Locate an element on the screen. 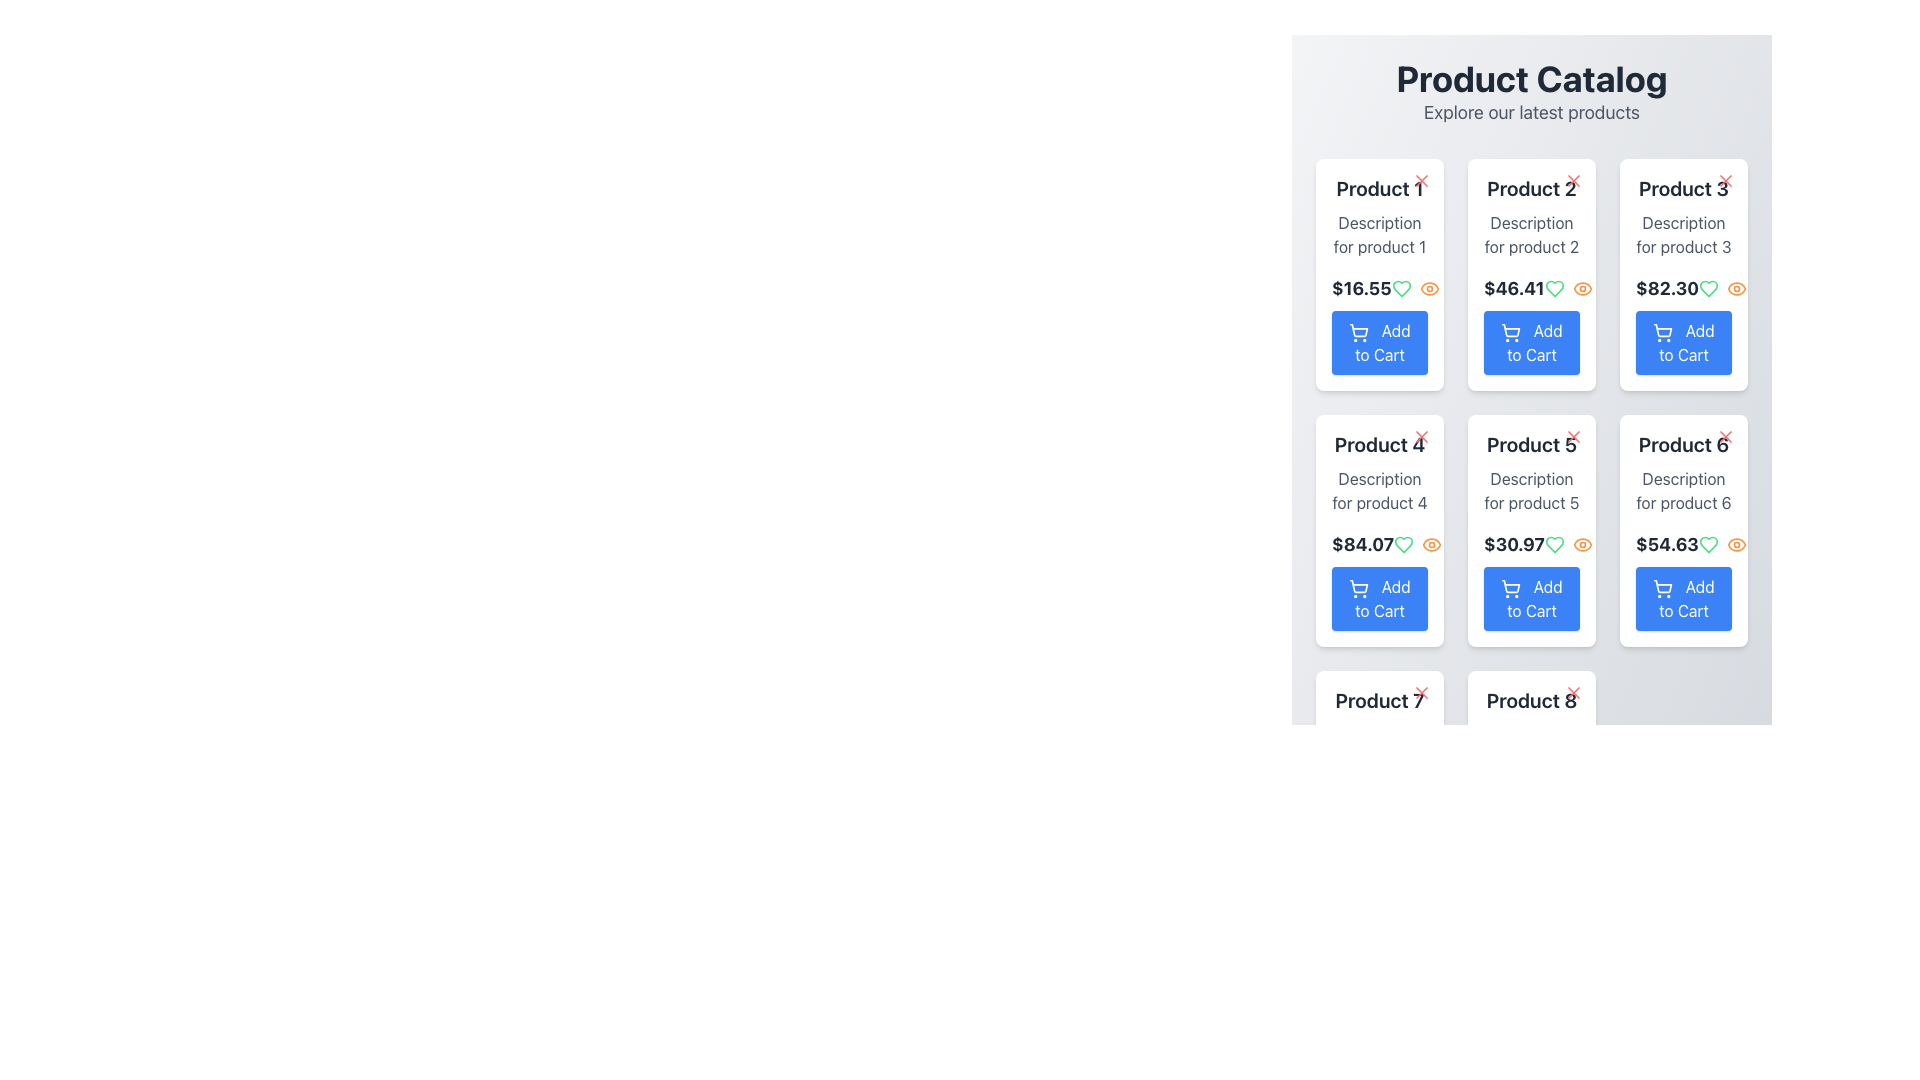 This screenshot has width=1920, height=1080. introductory text label located at the top center of the interface, directly below the 'Product Catalog' header is located at coordinates (1530, 112).